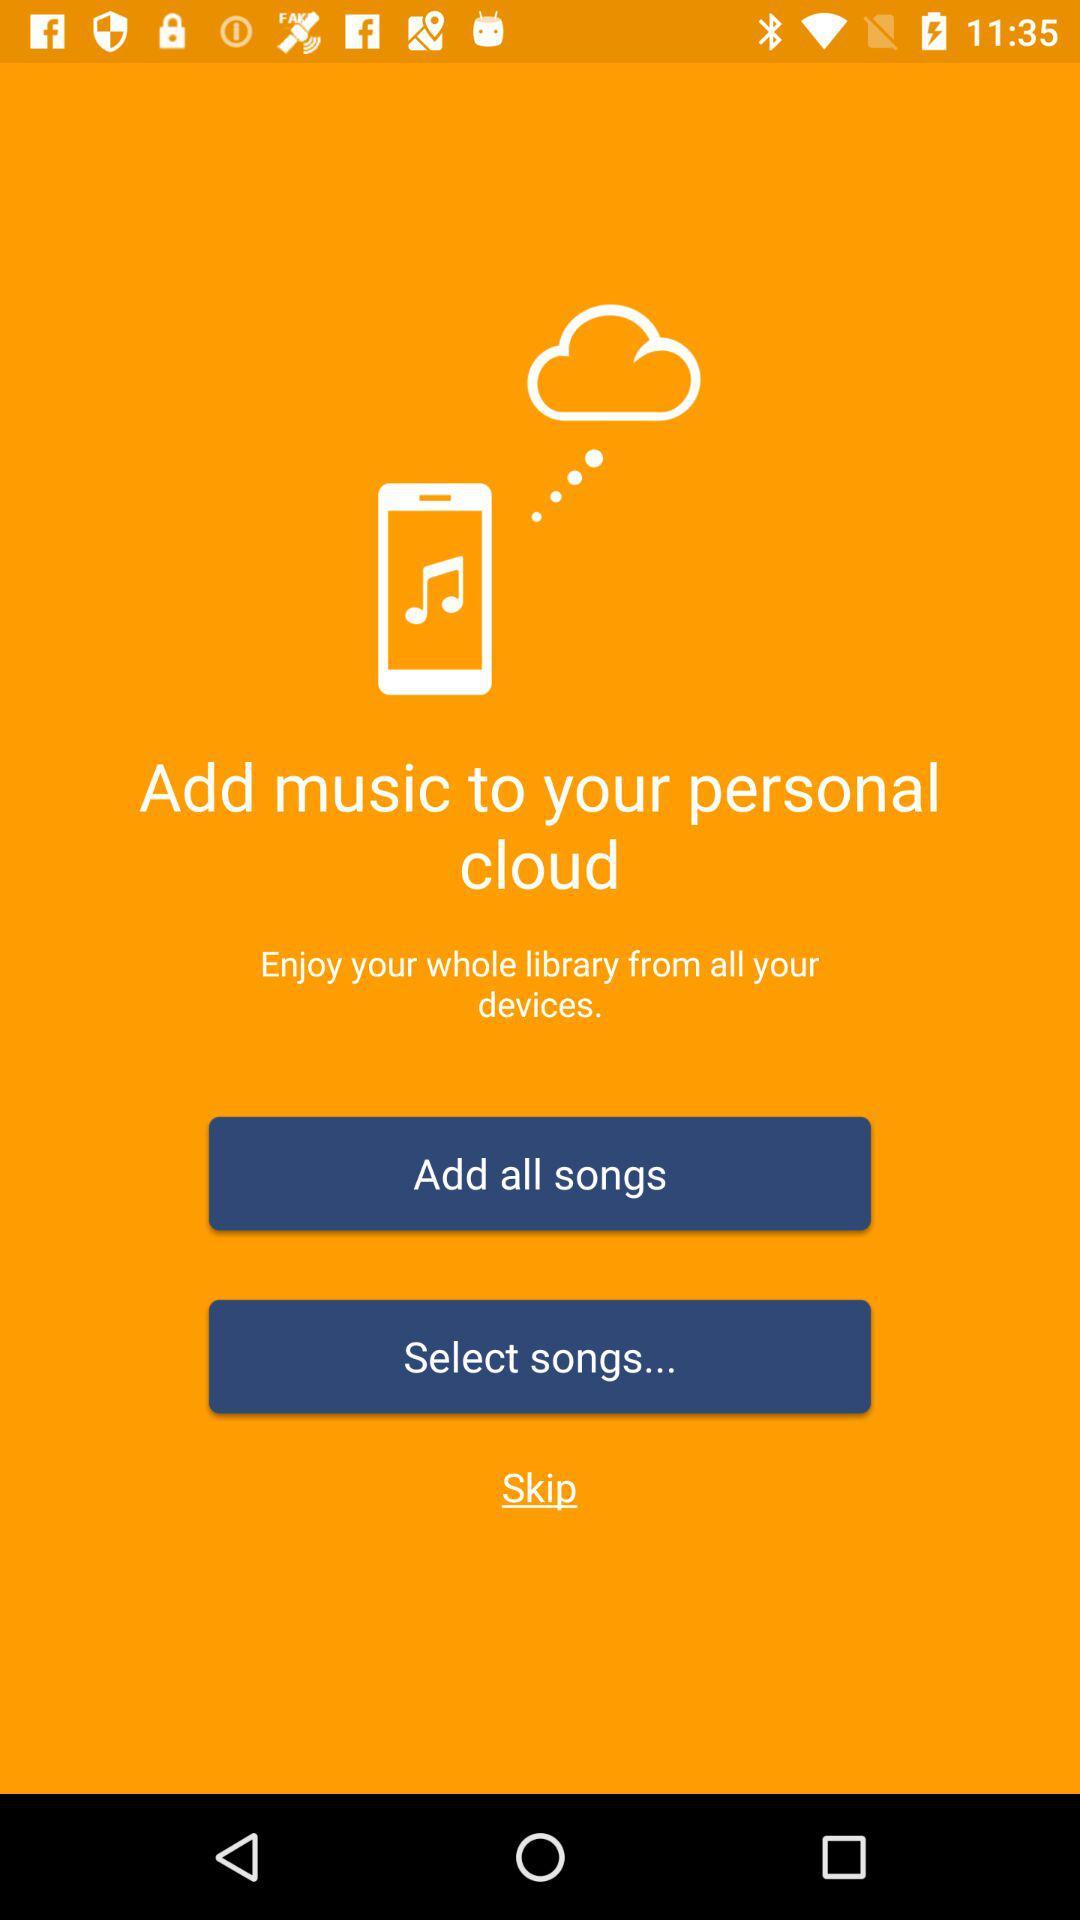  Describe the element at coordinates (540, 1360) in the screenshot. I see `the select songs... item` at that location.